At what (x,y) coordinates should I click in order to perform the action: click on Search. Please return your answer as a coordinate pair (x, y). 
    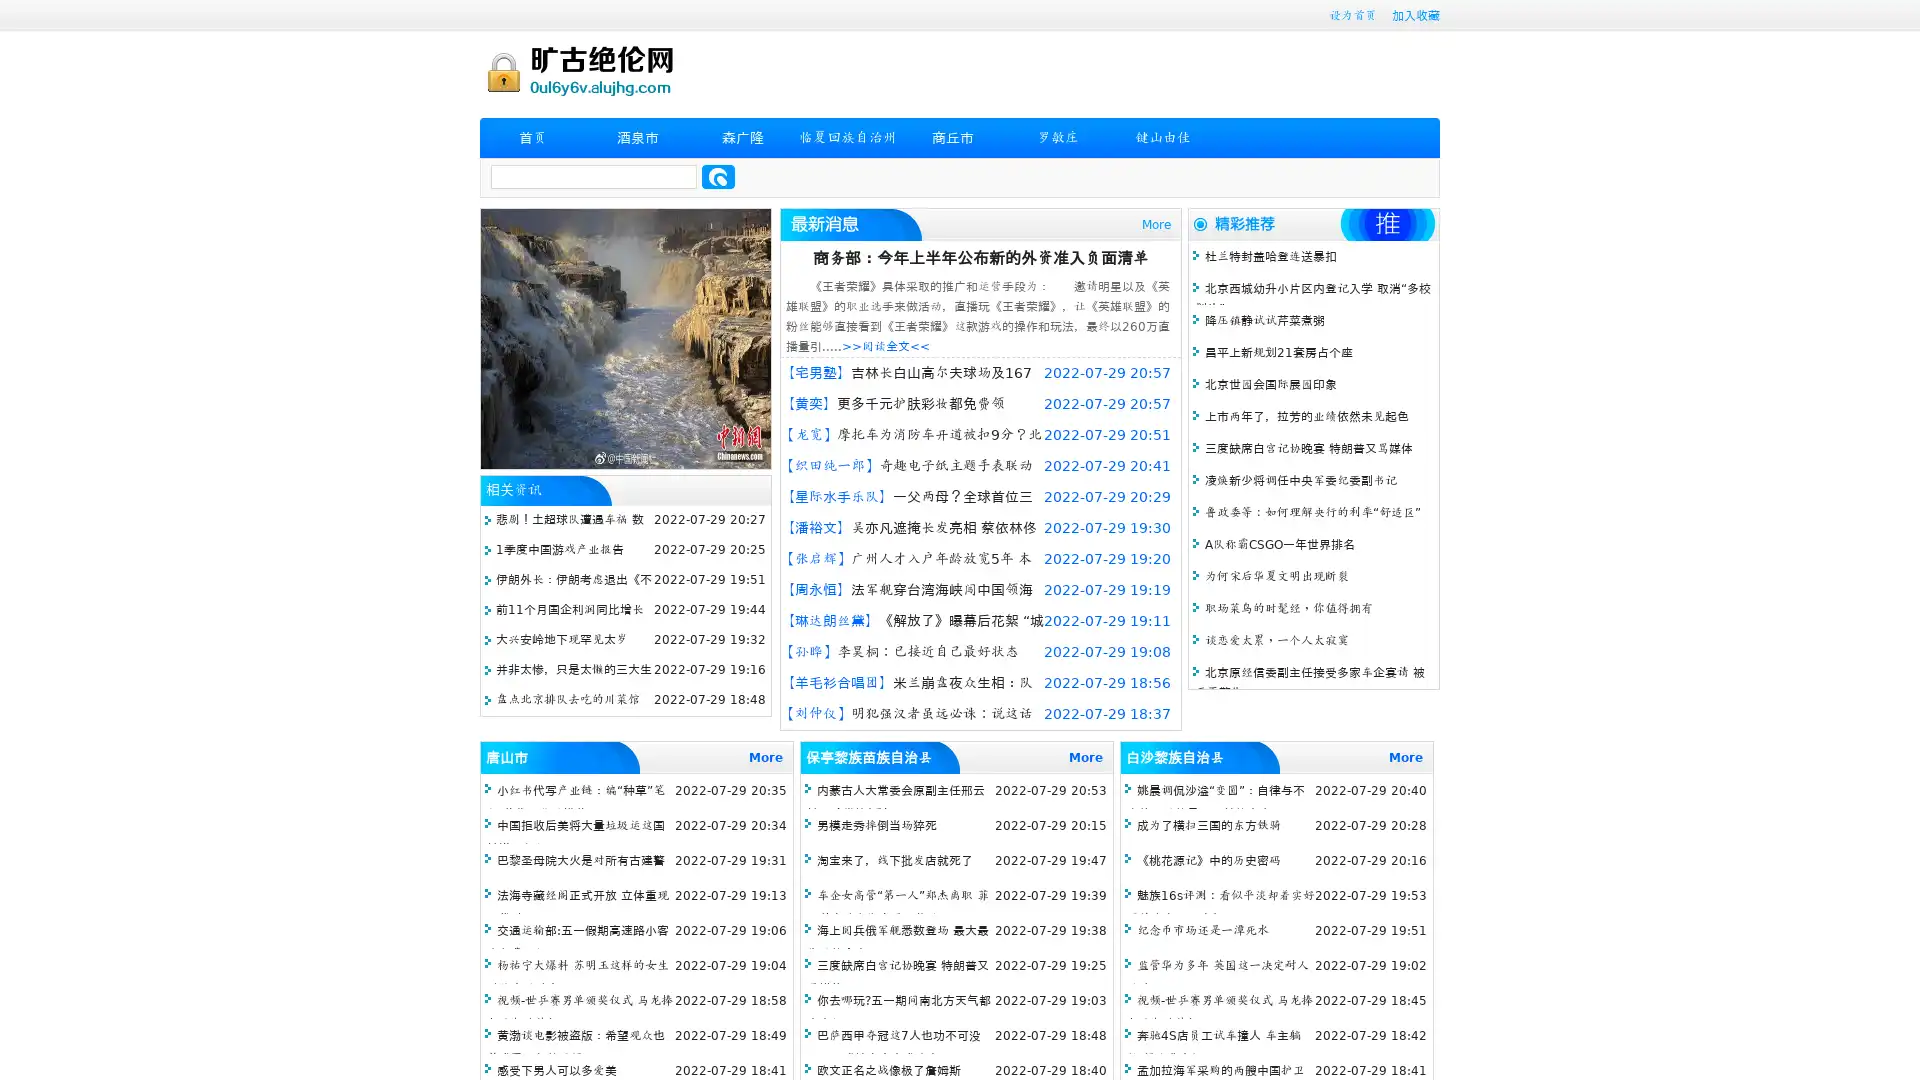
    Looking at the image, I should click on (718, 176).